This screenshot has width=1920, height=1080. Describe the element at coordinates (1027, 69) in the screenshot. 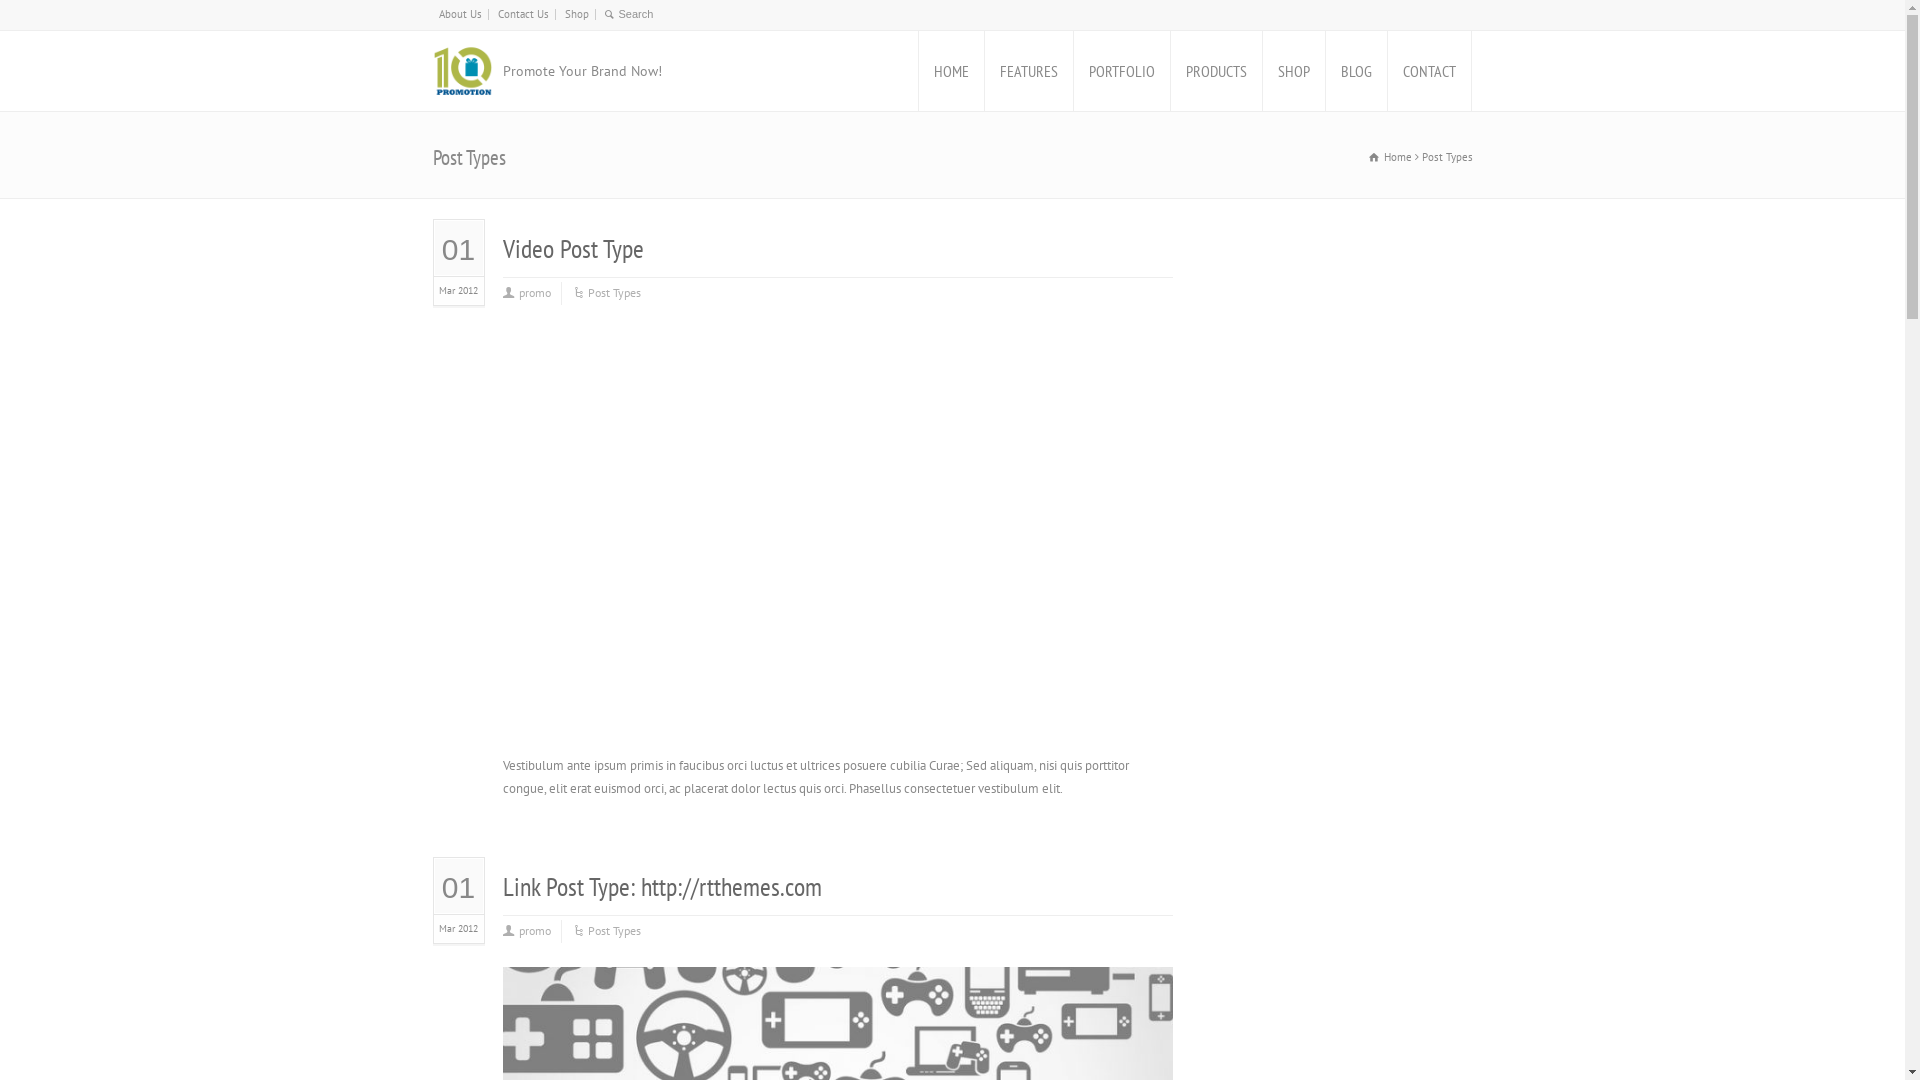

I see `'FEATURES'` at that location.